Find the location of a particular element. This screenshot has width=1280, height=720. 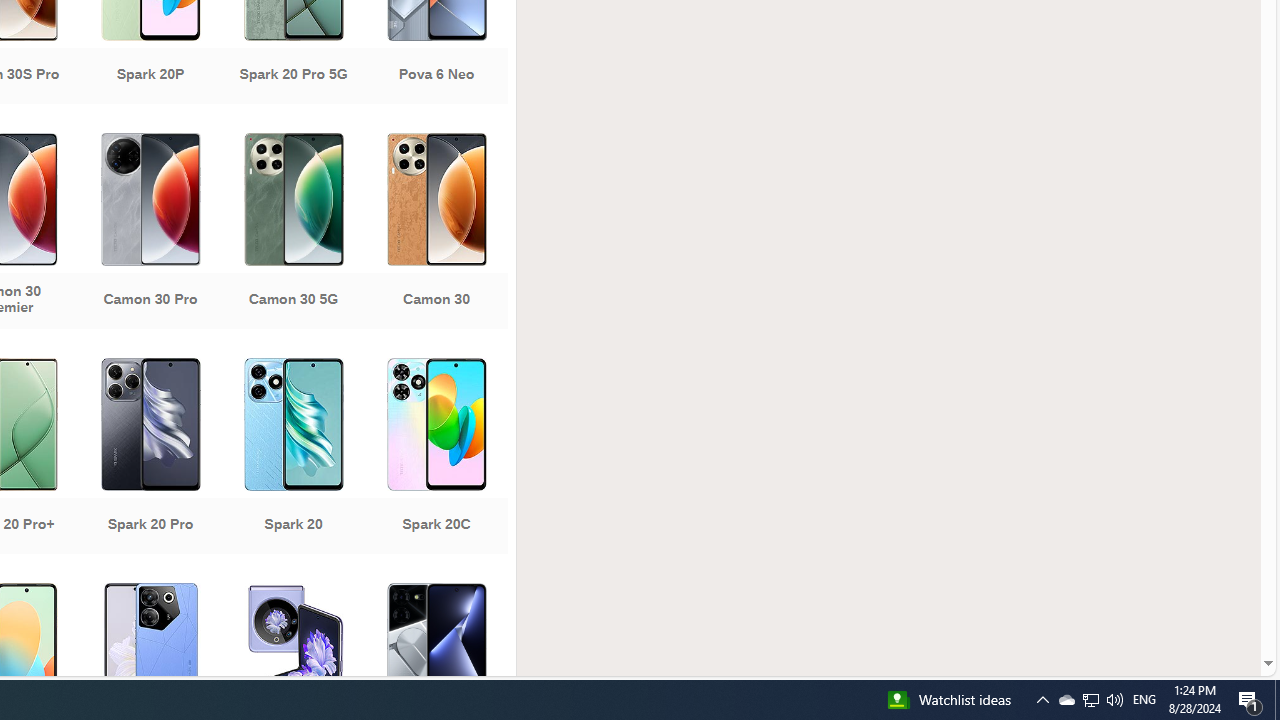

'Spark 20' is located at coordinates (292, 458).